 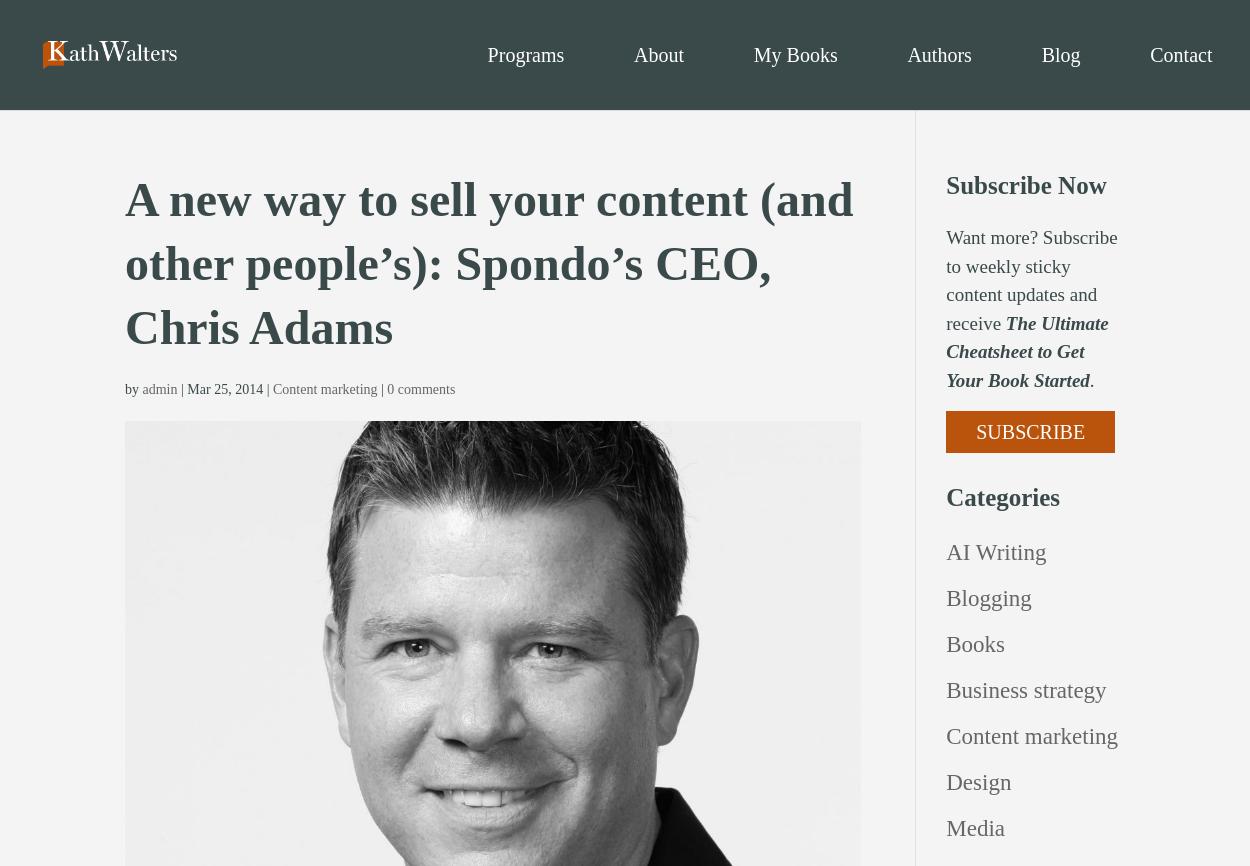 What do you see at coordinates (488, 262) in the screenshot?
I see `'A new way to sell your content (and other people’s): Spondo’s CEO, Chris Adams'` at bounding box center [488, 262].